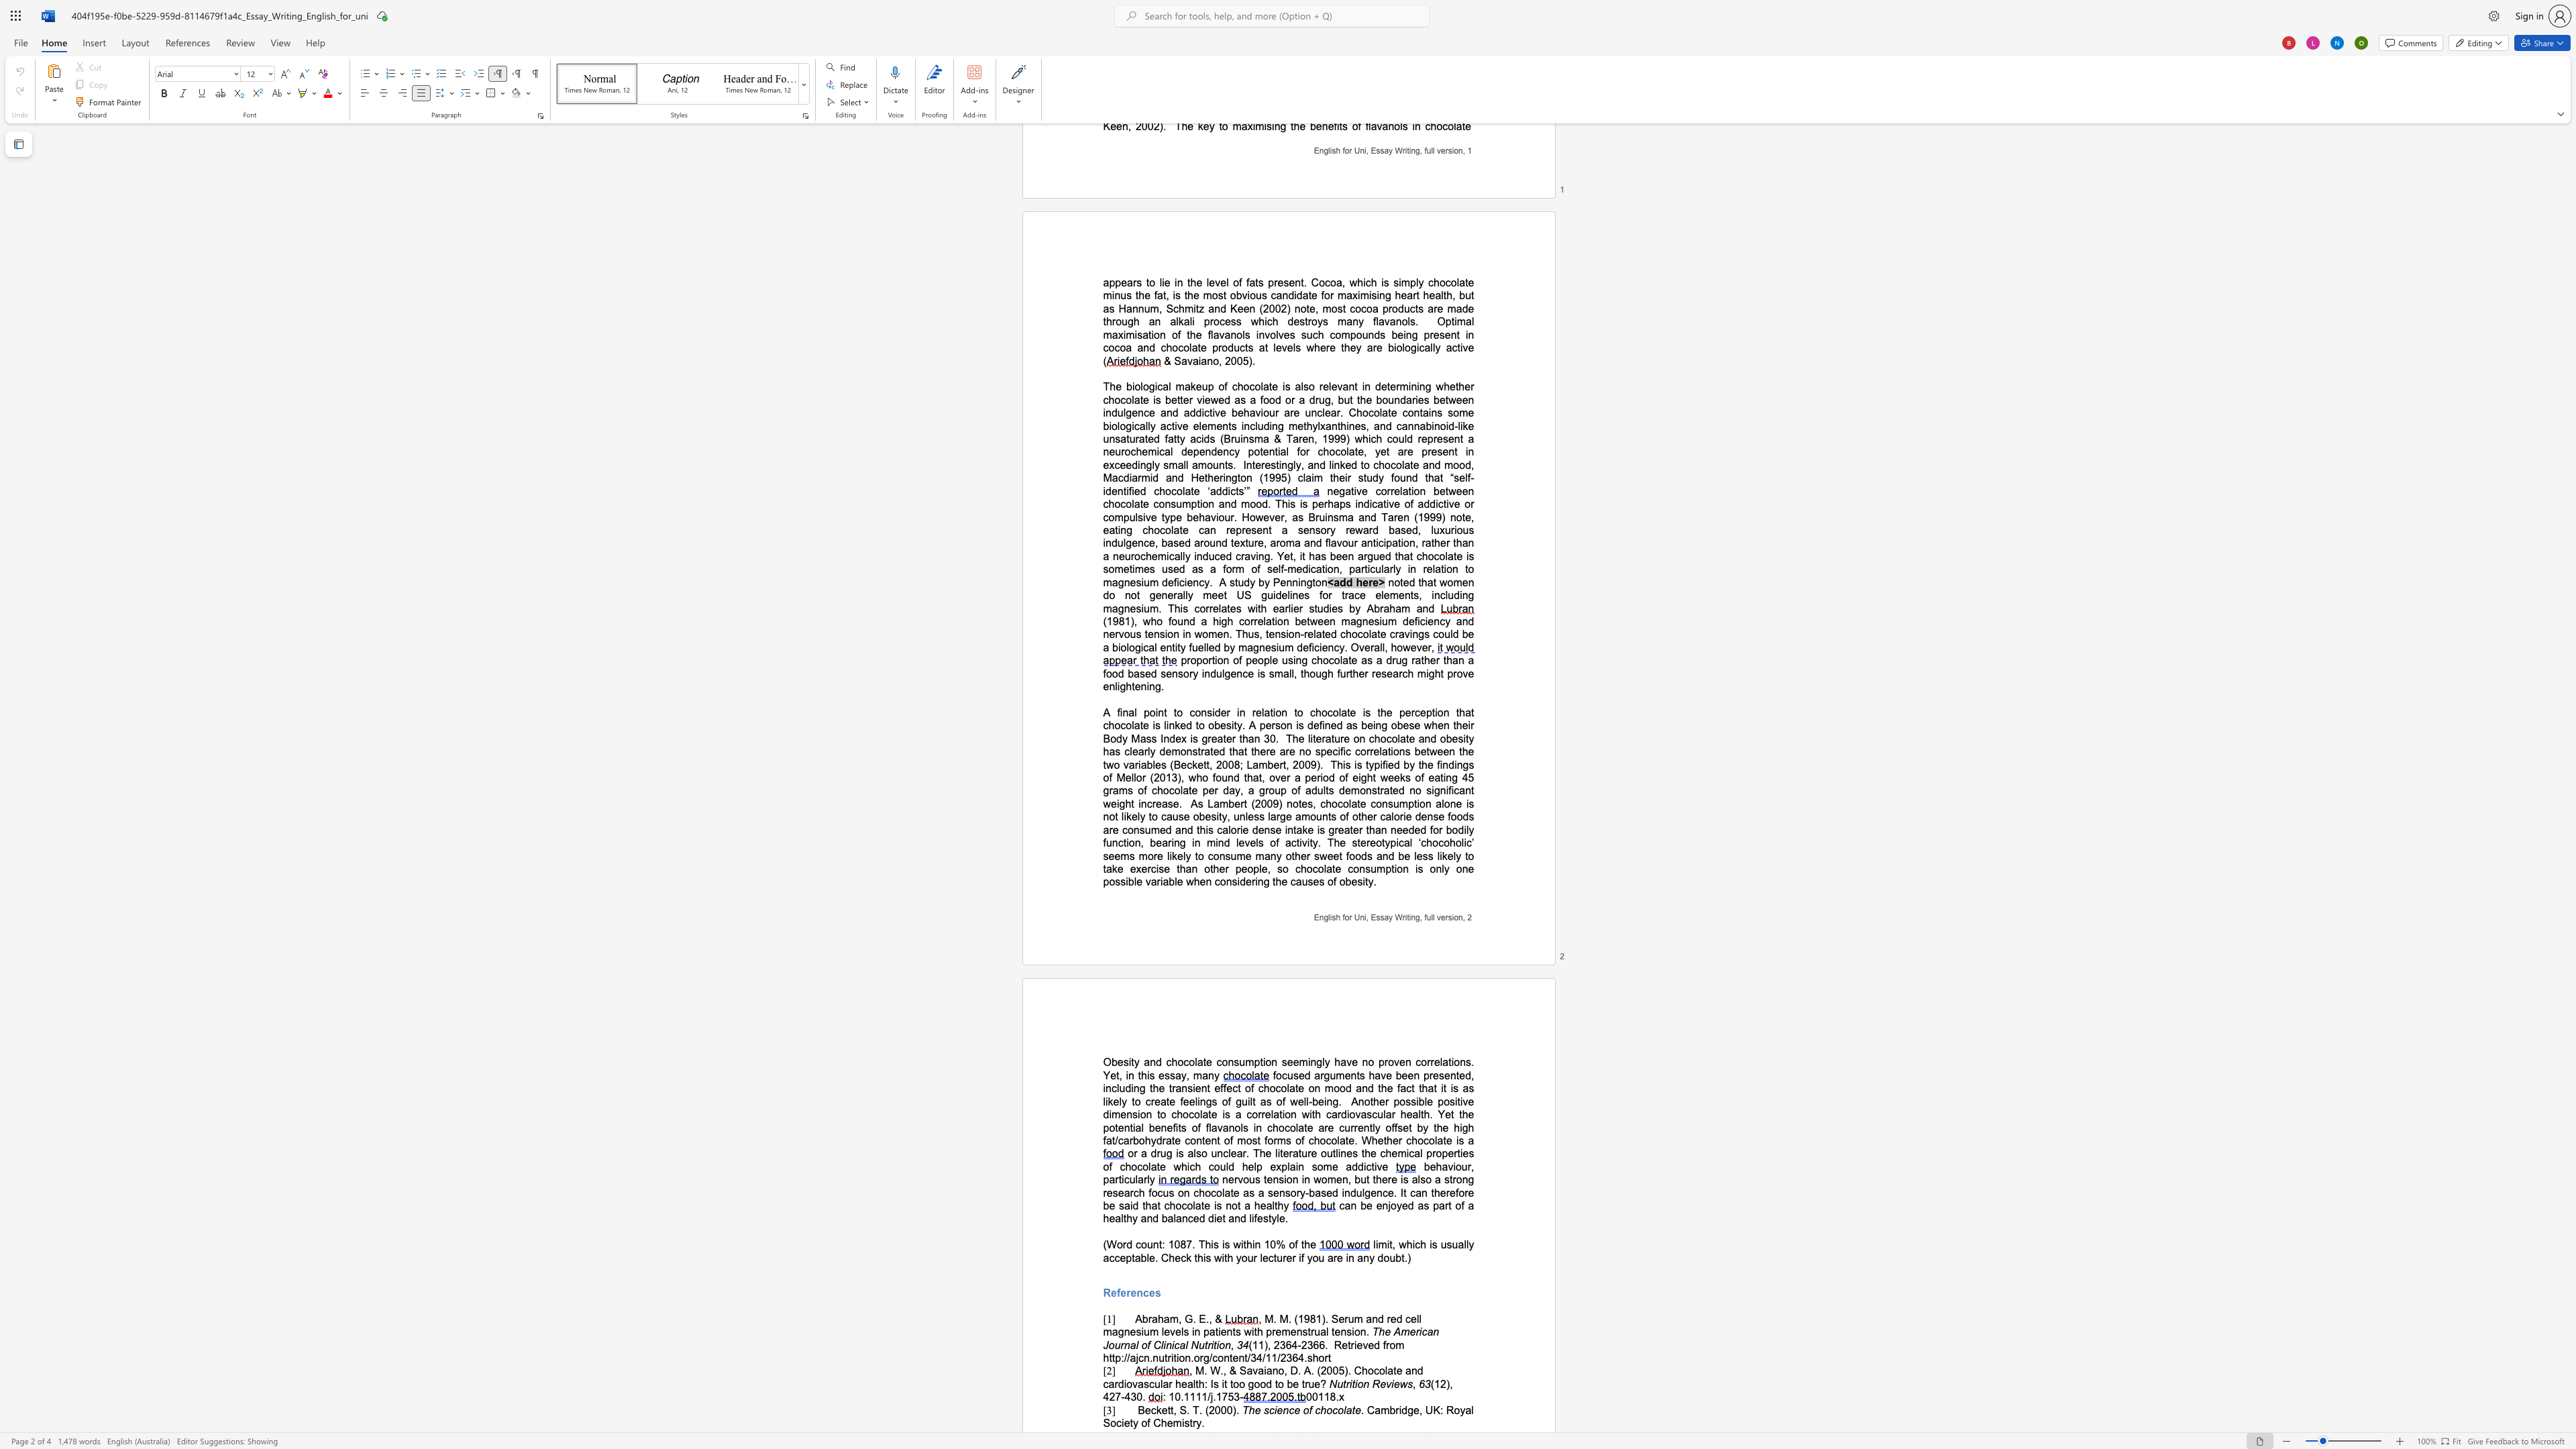  I want to click on the 2th character "n" in the text, so click(1361, 916).